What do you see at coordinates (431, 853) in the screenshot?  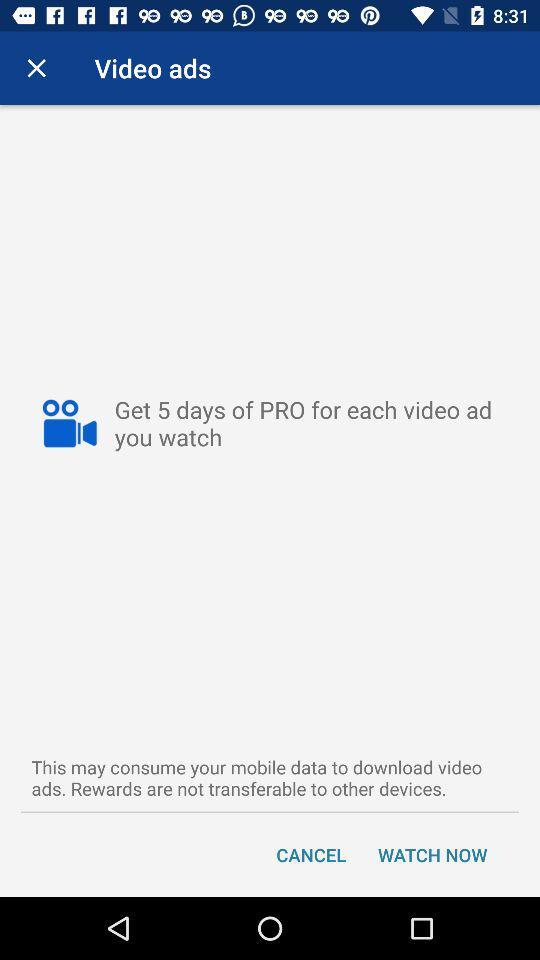 I see `item next to cancel item` at bounding box center [431, 853].